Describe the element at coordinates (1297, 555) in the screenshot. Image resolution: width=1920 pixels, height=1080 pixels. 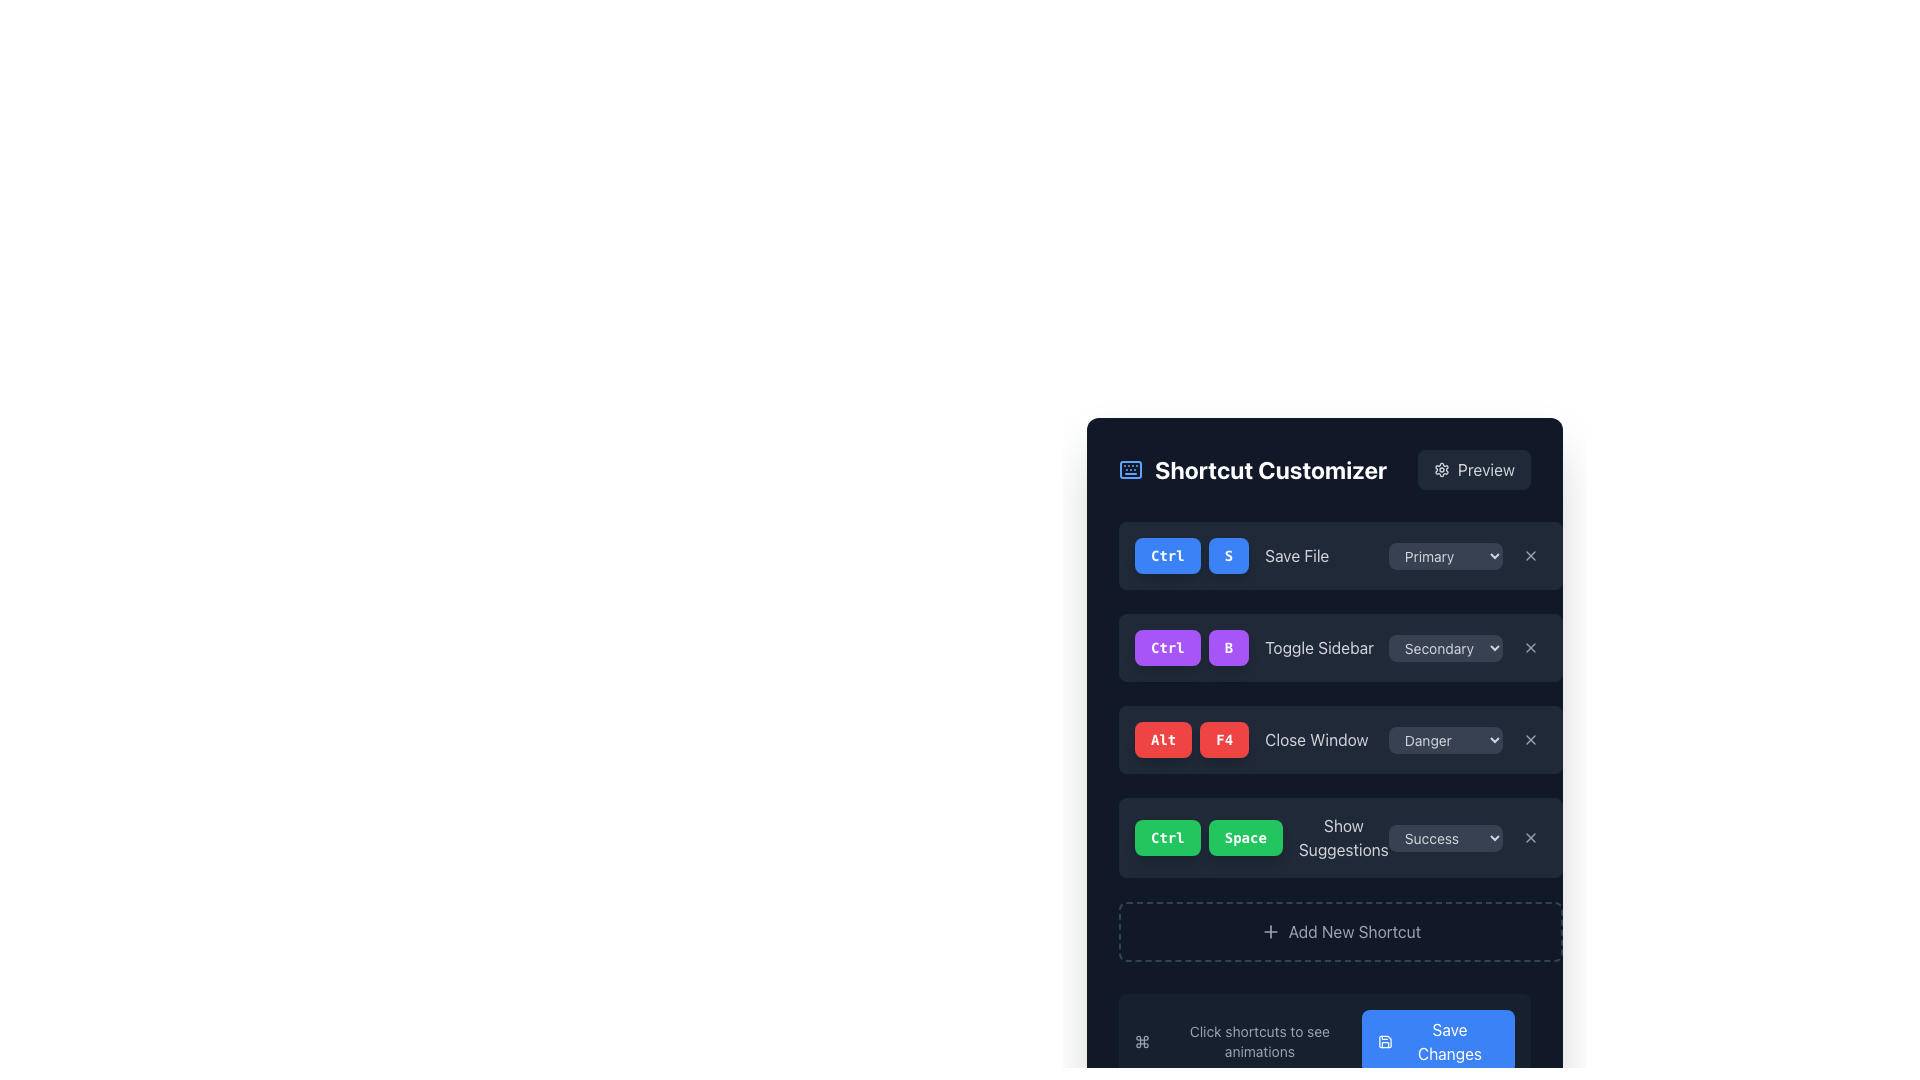
I see `the text element that describes the shortcut combination 'Ctrl + S', which is located to the right of the blue button labeled 'S'` at that location.